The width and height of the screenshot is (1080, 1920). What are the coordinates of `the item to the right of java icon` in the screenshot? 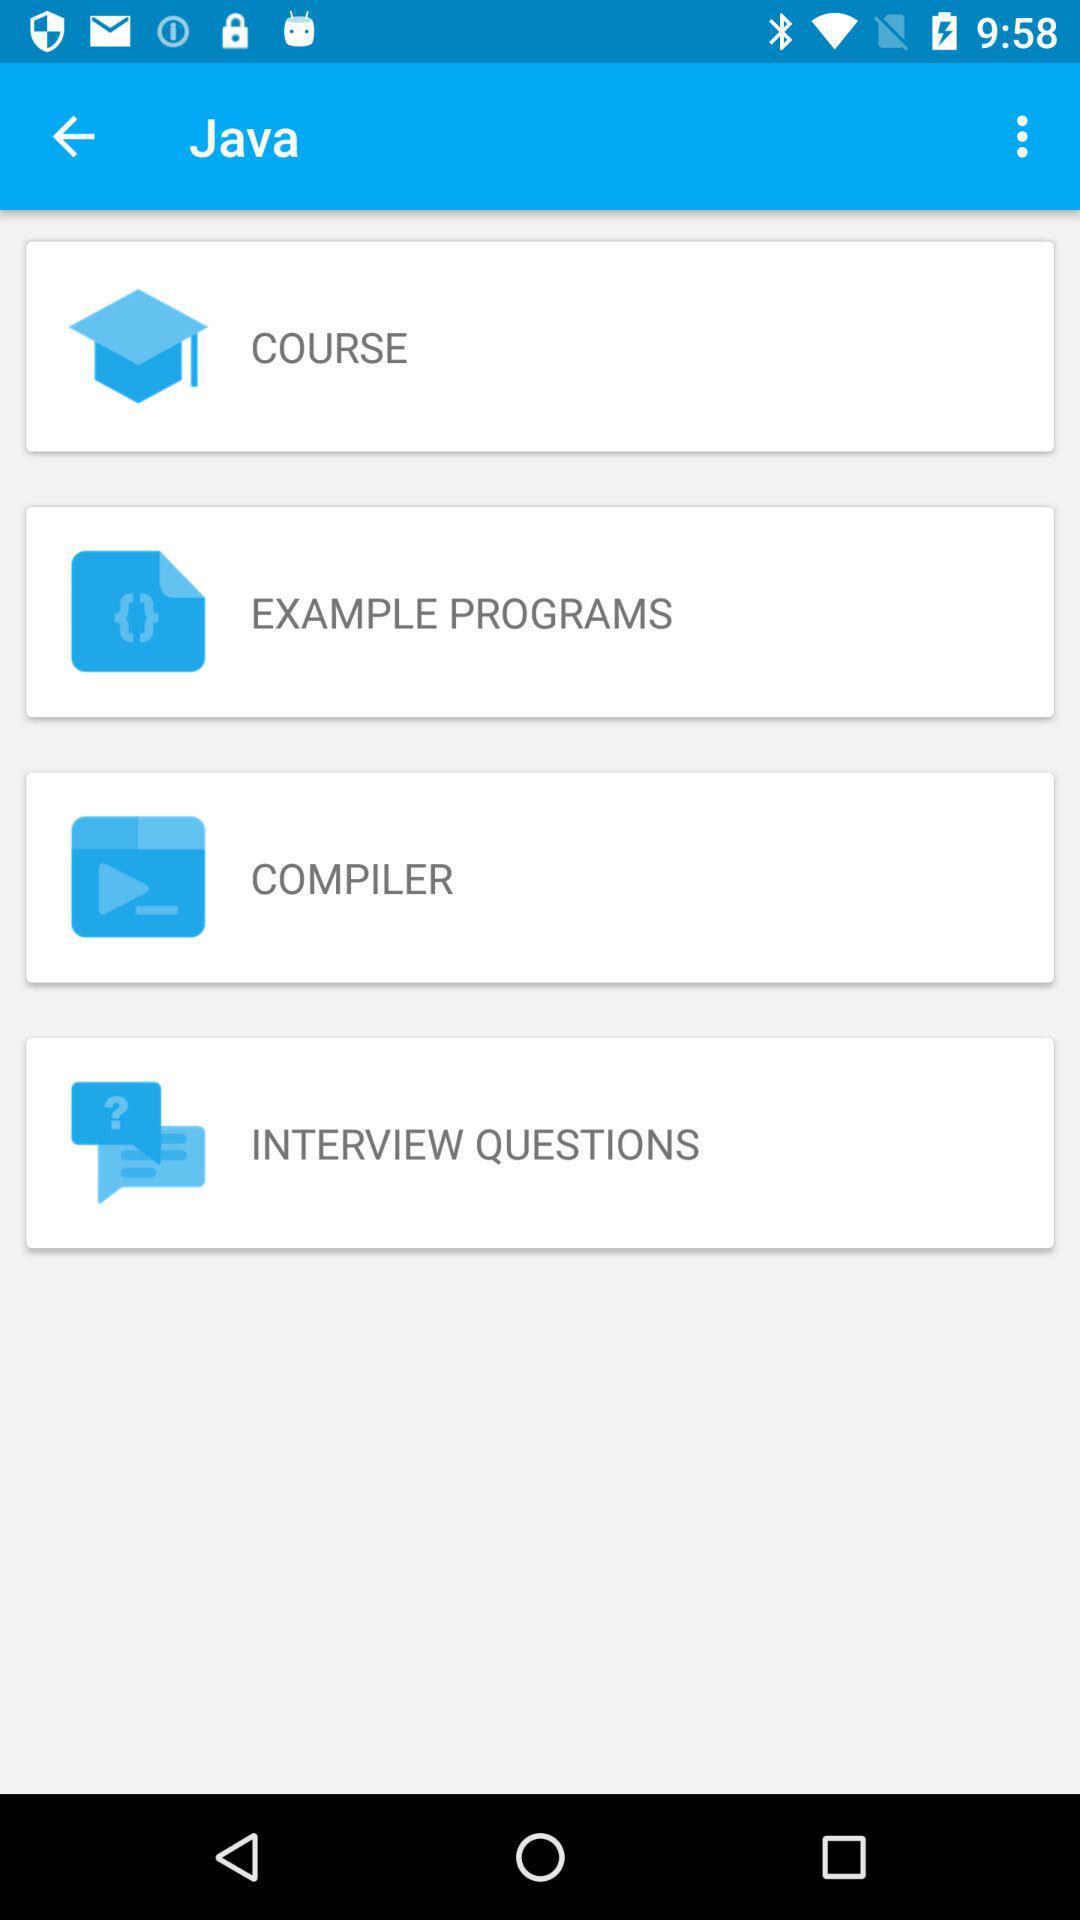 It's located at (1027, 135).